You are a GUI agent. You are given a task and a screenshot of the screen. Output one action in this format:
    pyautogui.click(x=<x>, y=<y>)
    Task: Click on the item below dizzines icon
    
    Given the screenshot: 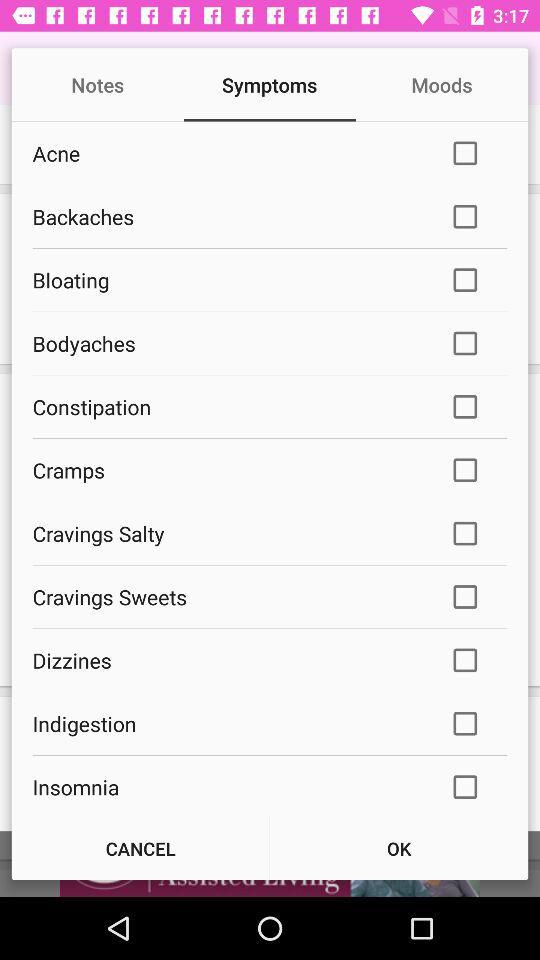 What is the action you would take?
    pyautogui.click(x=226, y=722)
    